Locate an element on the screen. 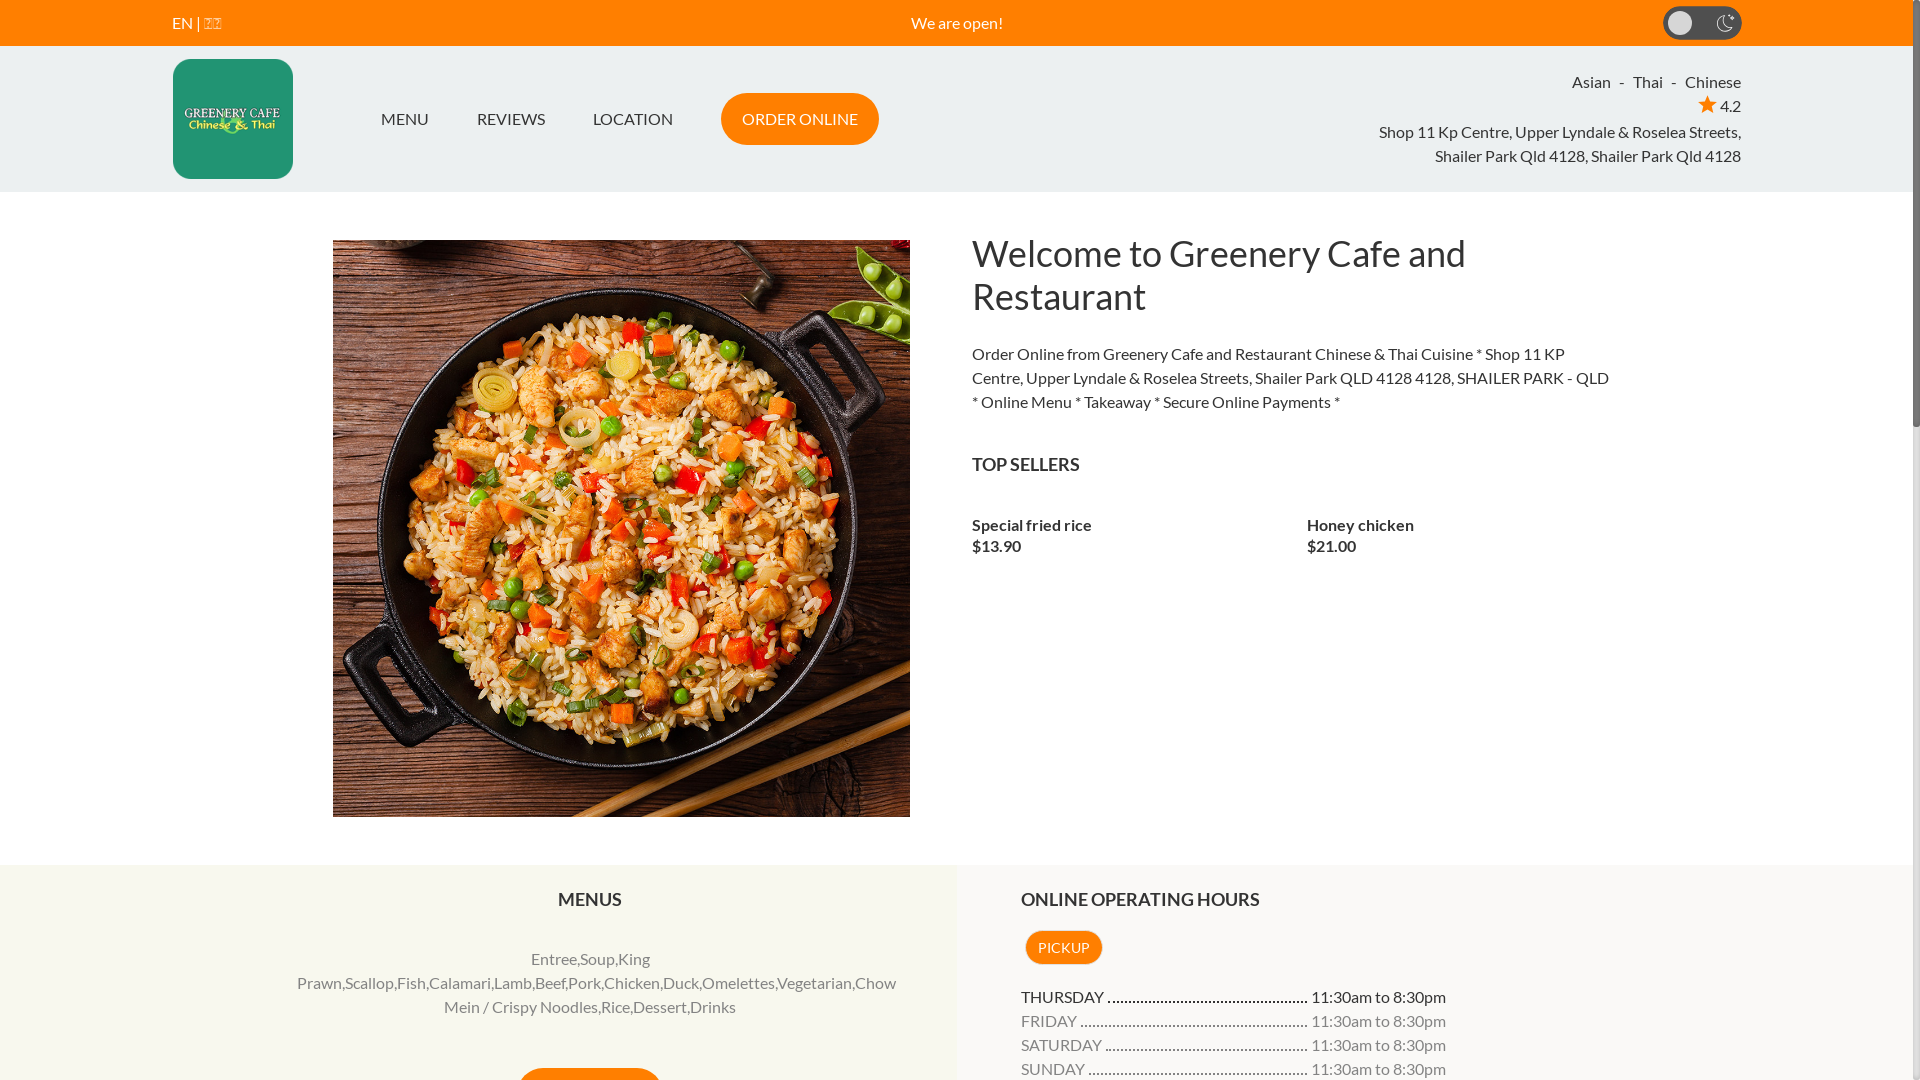 The width and height of the screenshot is (1920, 1080). 'Fish' is located at coordinates (410, 981).